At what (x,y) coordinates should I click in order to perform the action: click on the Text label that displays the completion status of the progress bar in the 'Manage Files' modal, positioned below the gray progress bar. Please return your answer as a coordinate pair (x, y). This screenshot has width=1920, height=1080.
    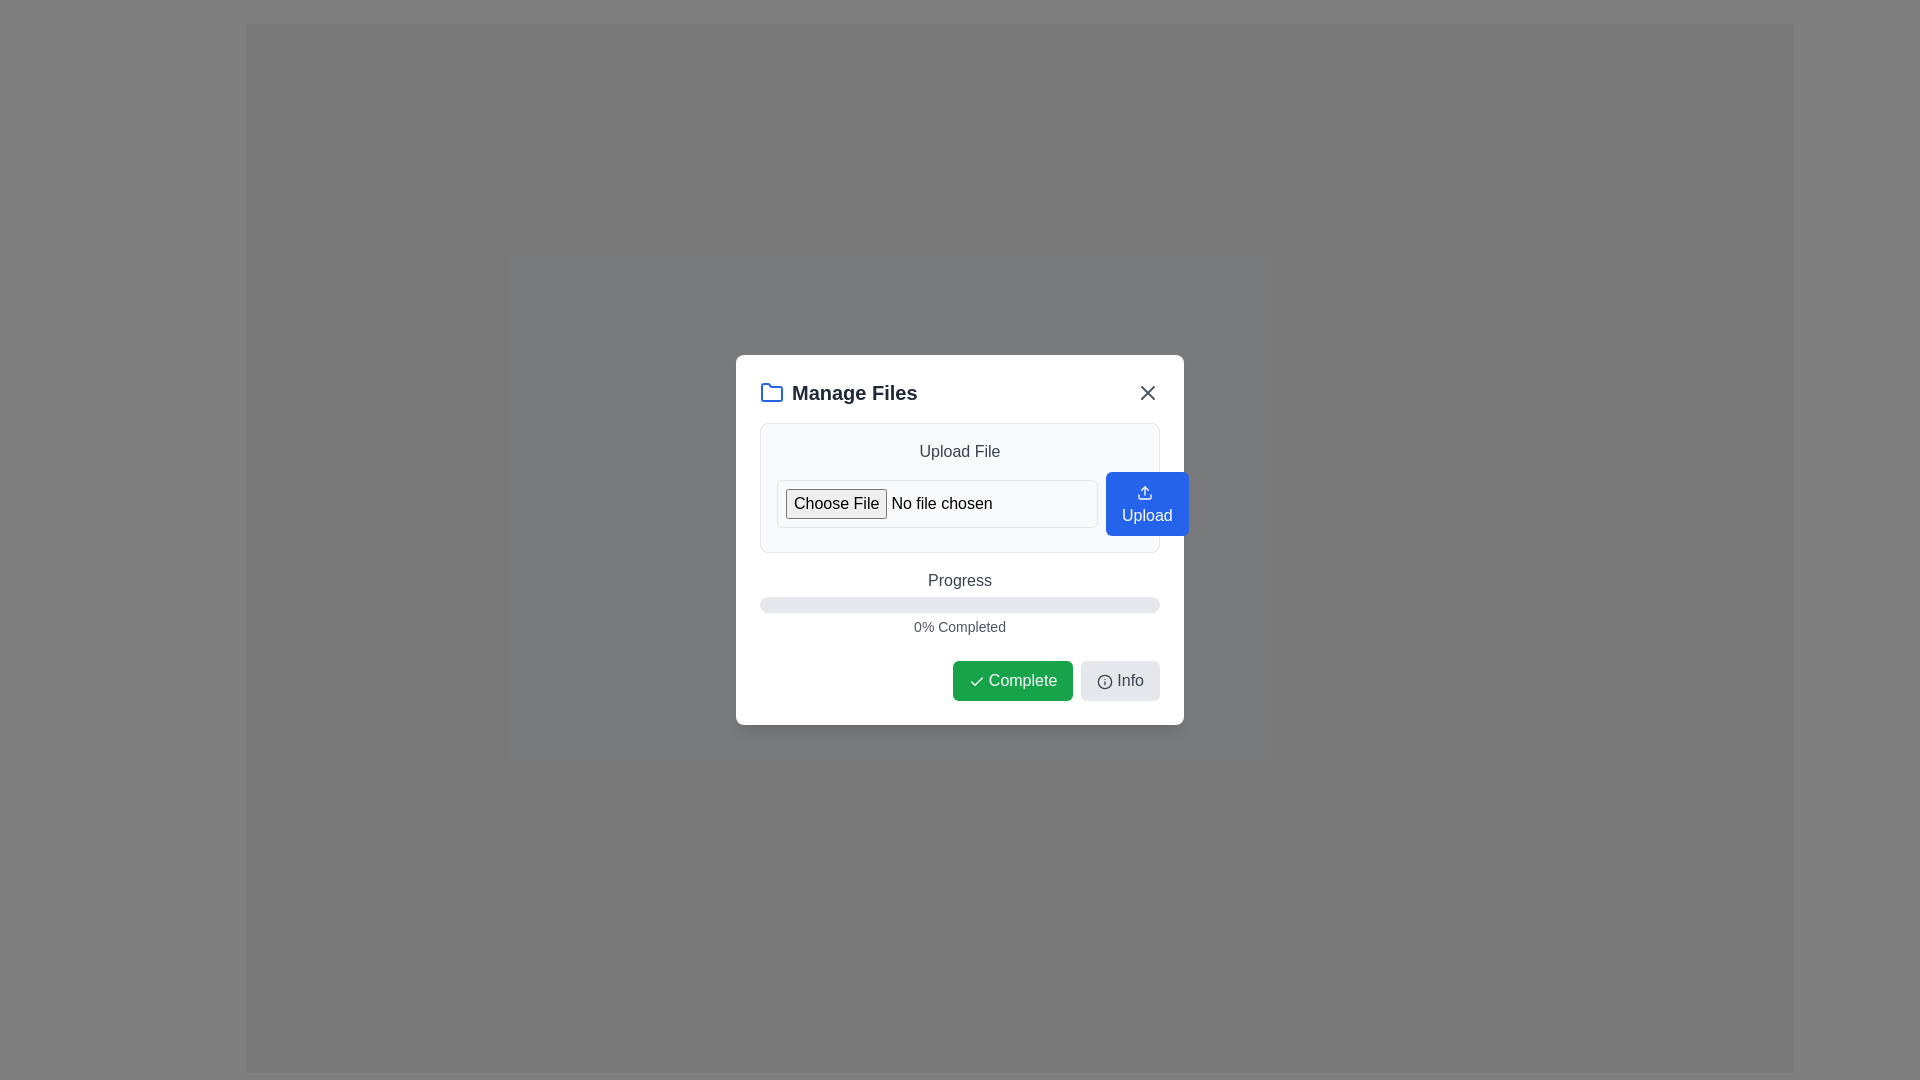
    Looking at the image, I should click on (960, 626).